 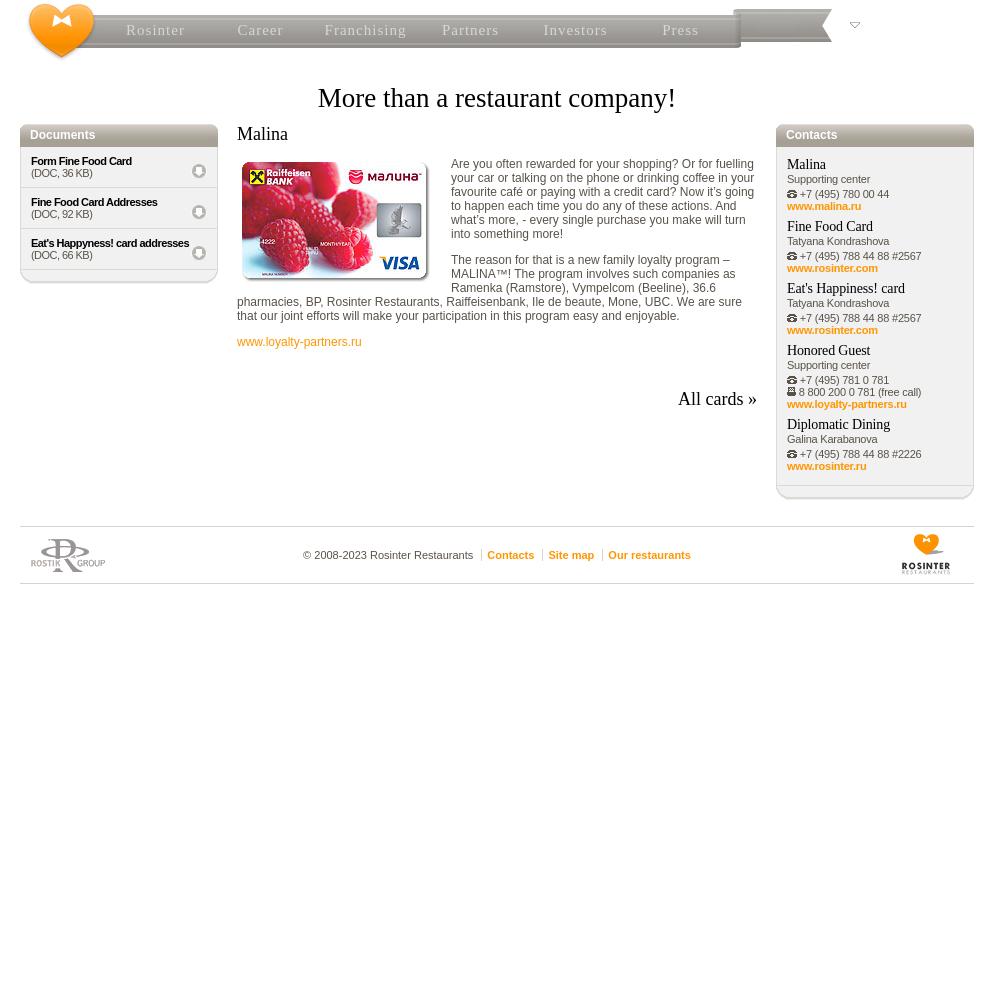 I want to click on 'Franchising', so click(x=364, y=30).